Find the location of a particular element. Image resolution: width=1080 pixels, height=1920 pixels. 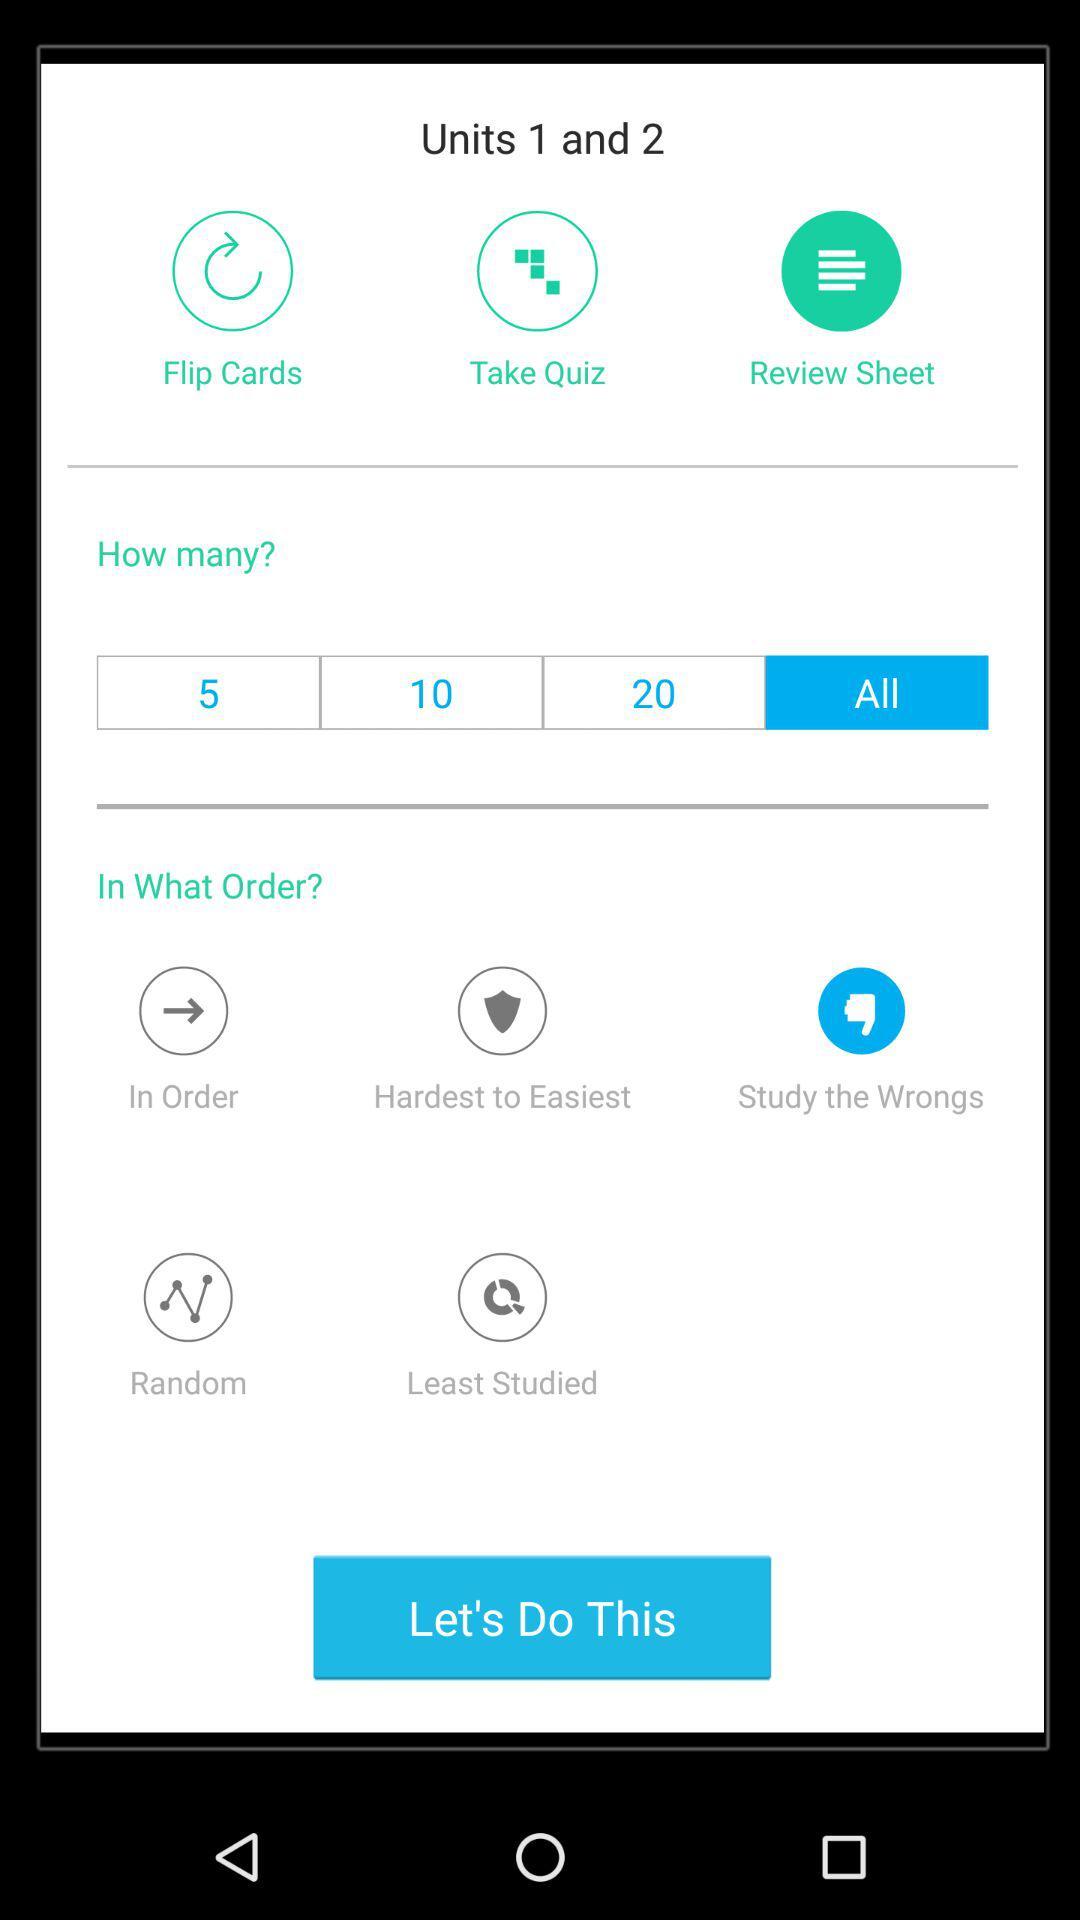

icon to the right of the 10 is located at coordinates (654, 692).